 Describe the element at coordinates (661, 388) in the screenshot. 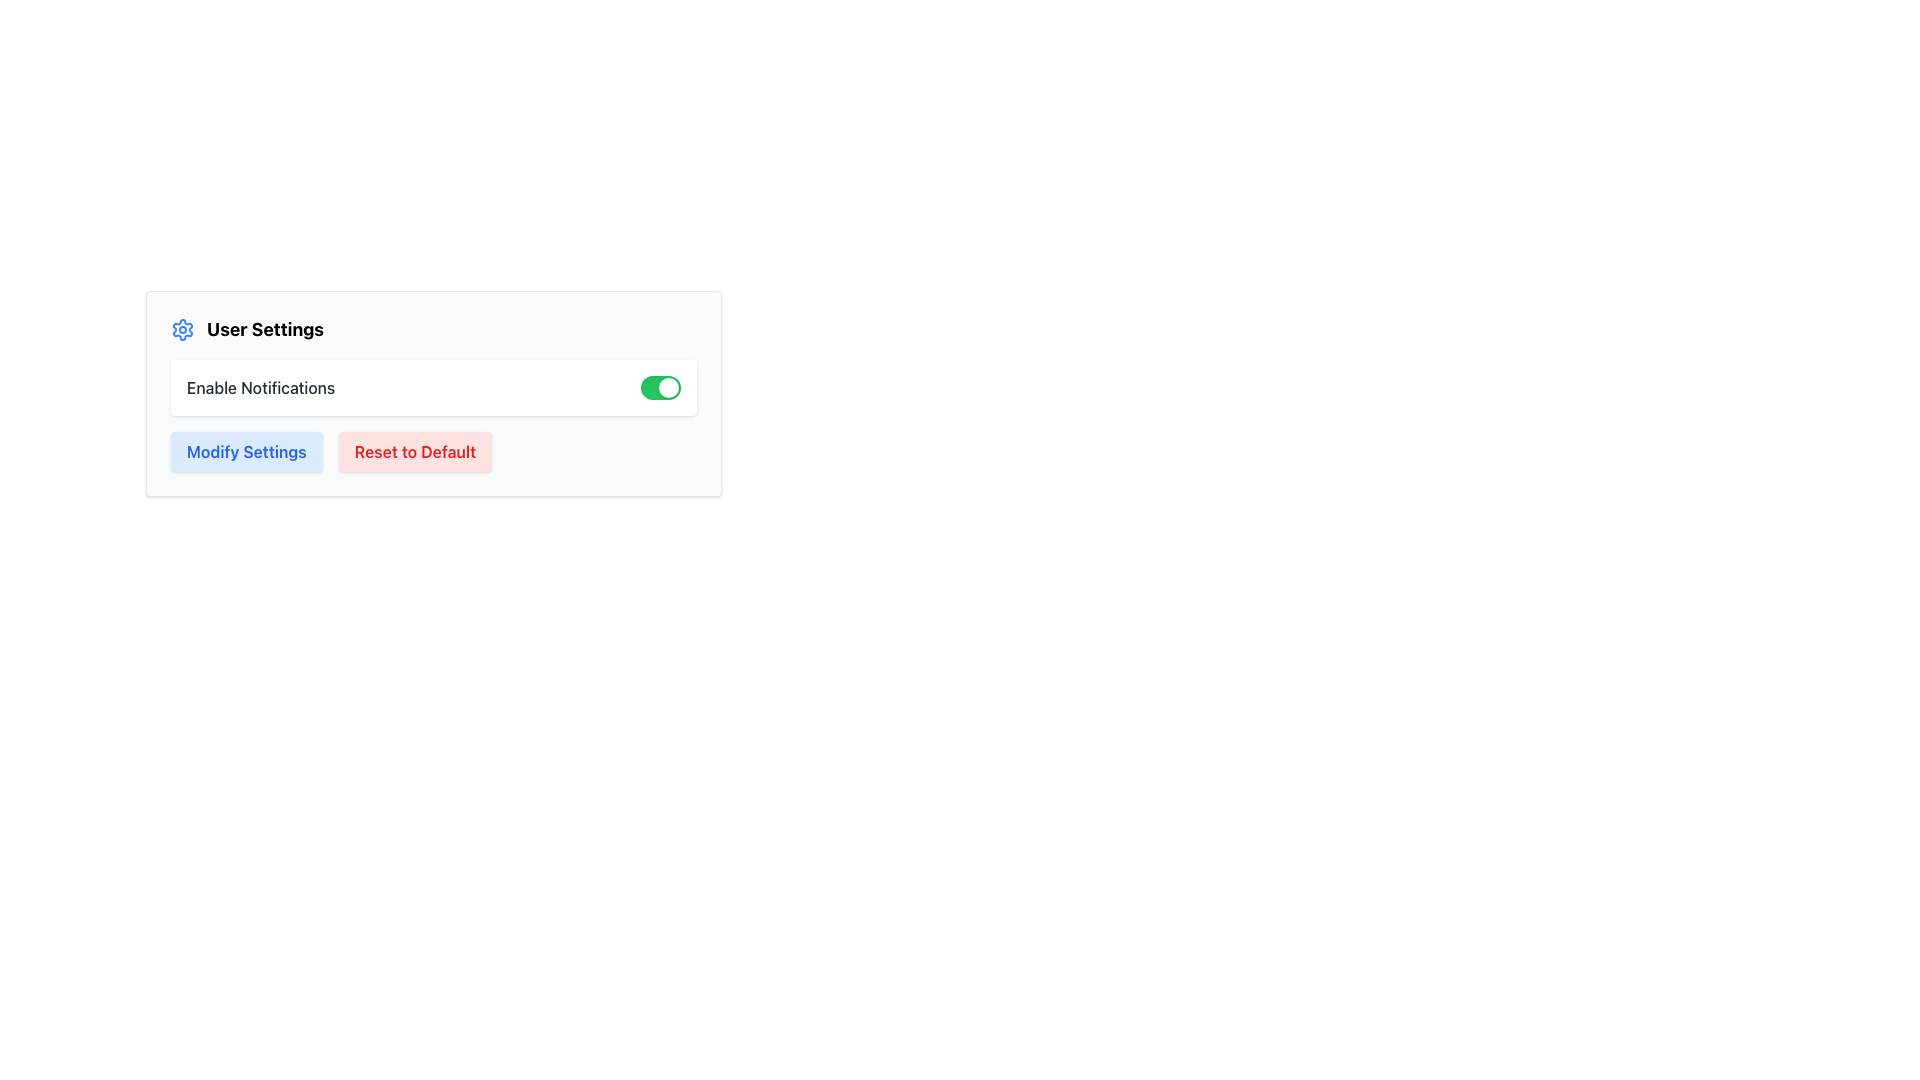

I see `the toggle switch located on the right side of the 'Enable Notifications' text` at that location.